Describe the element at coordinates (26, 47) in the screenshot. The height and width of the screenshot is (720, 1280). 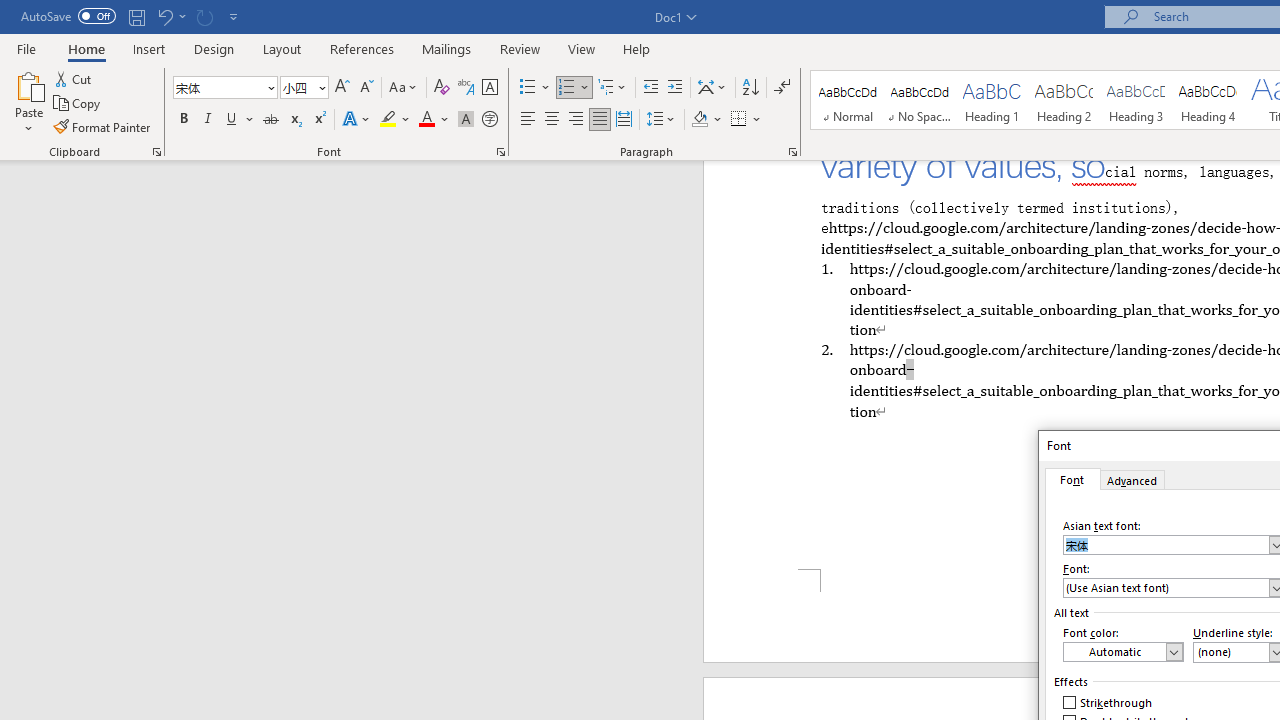
I see `'File Tab'` at that location.